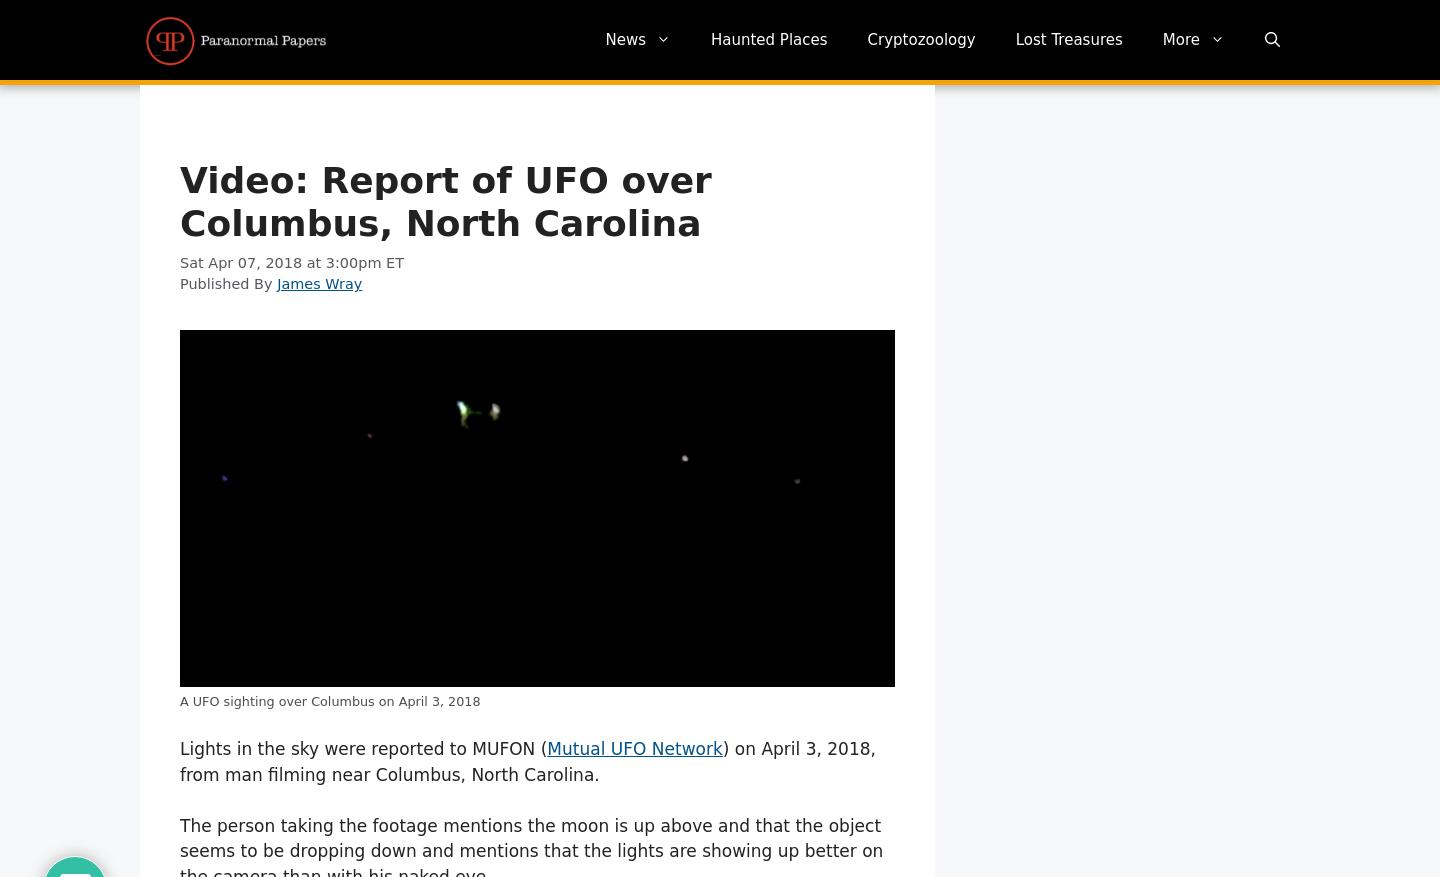 The width and height of the screenshot is (1440, 877). I want to click on 'Lost Treasures', so click(1068, 38).